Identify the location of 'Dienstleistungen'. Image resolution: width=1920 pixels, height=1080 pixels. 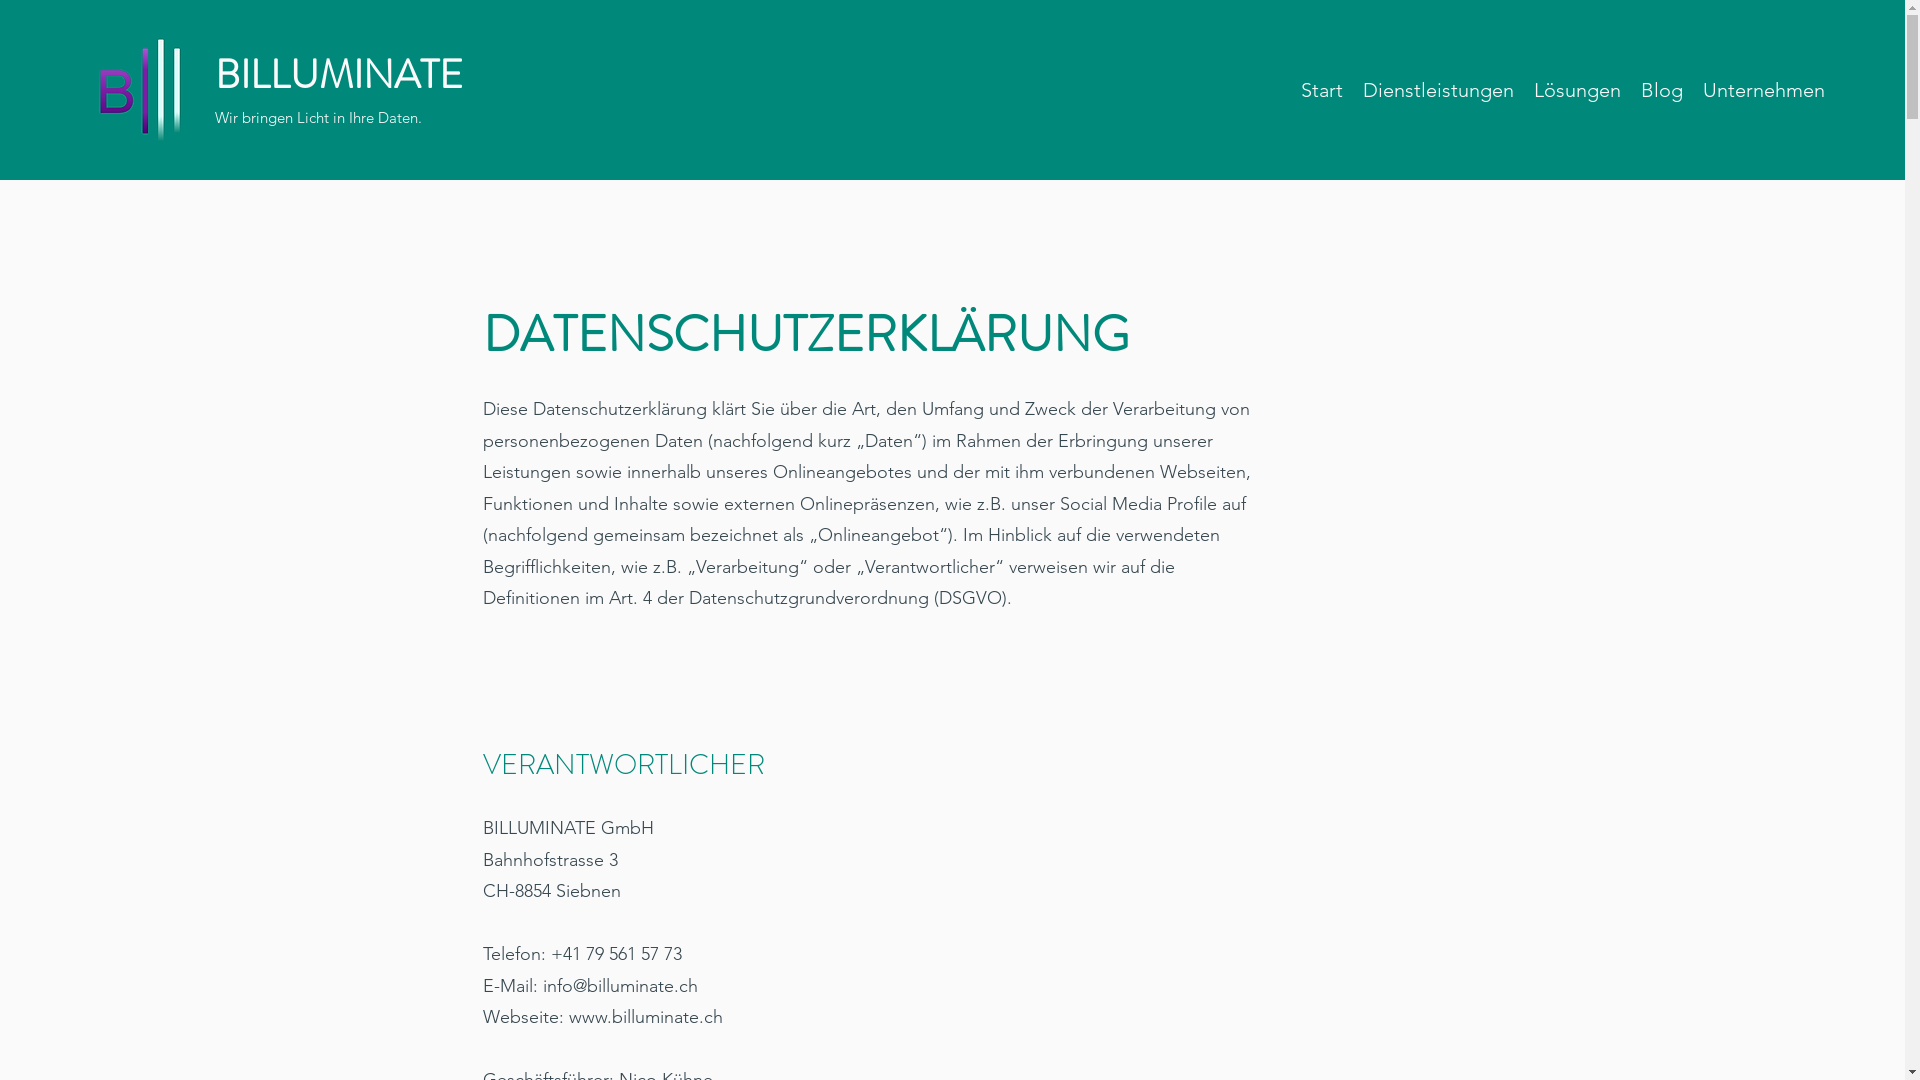
(1353, 88).